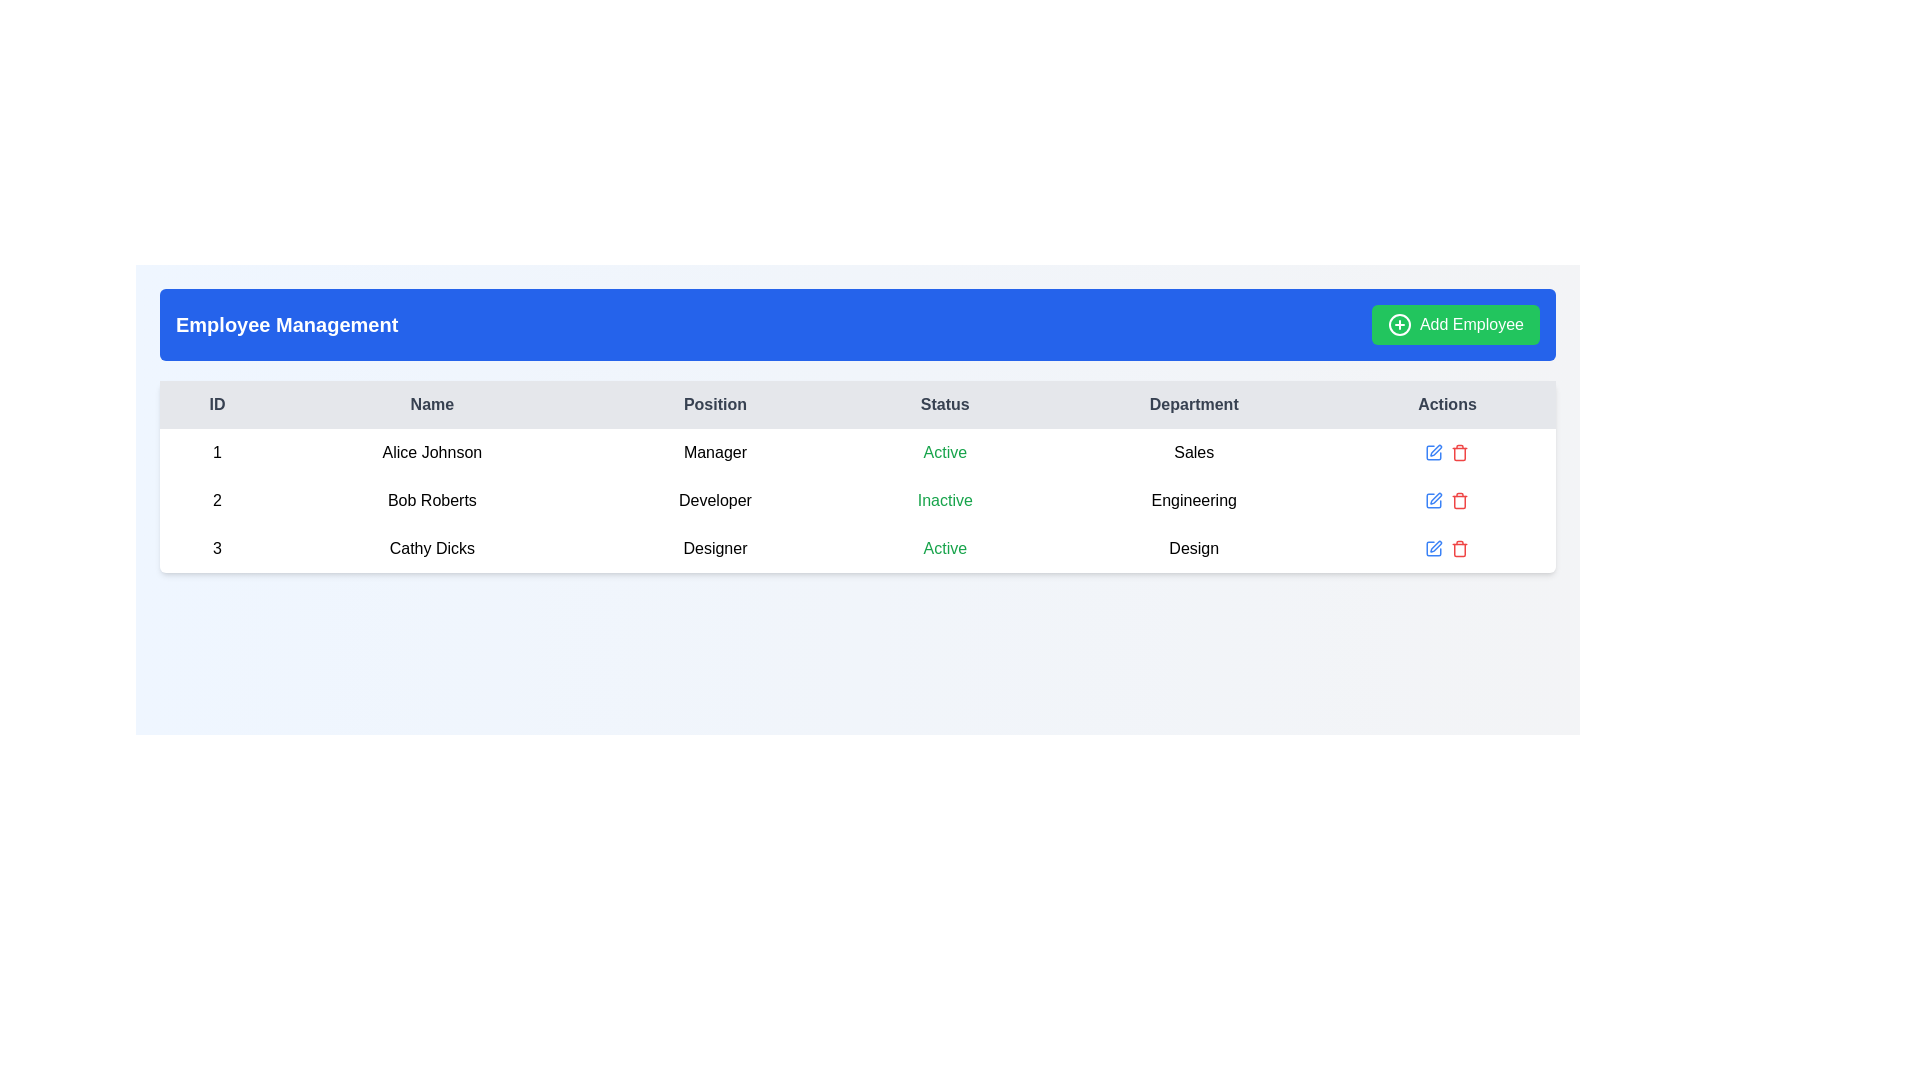  I want to click on the blue pencil icon that represents the edit action, located in the 'Actions' column of the last row of the table, to the left of the red trash bin icon, so click(1433, 548).